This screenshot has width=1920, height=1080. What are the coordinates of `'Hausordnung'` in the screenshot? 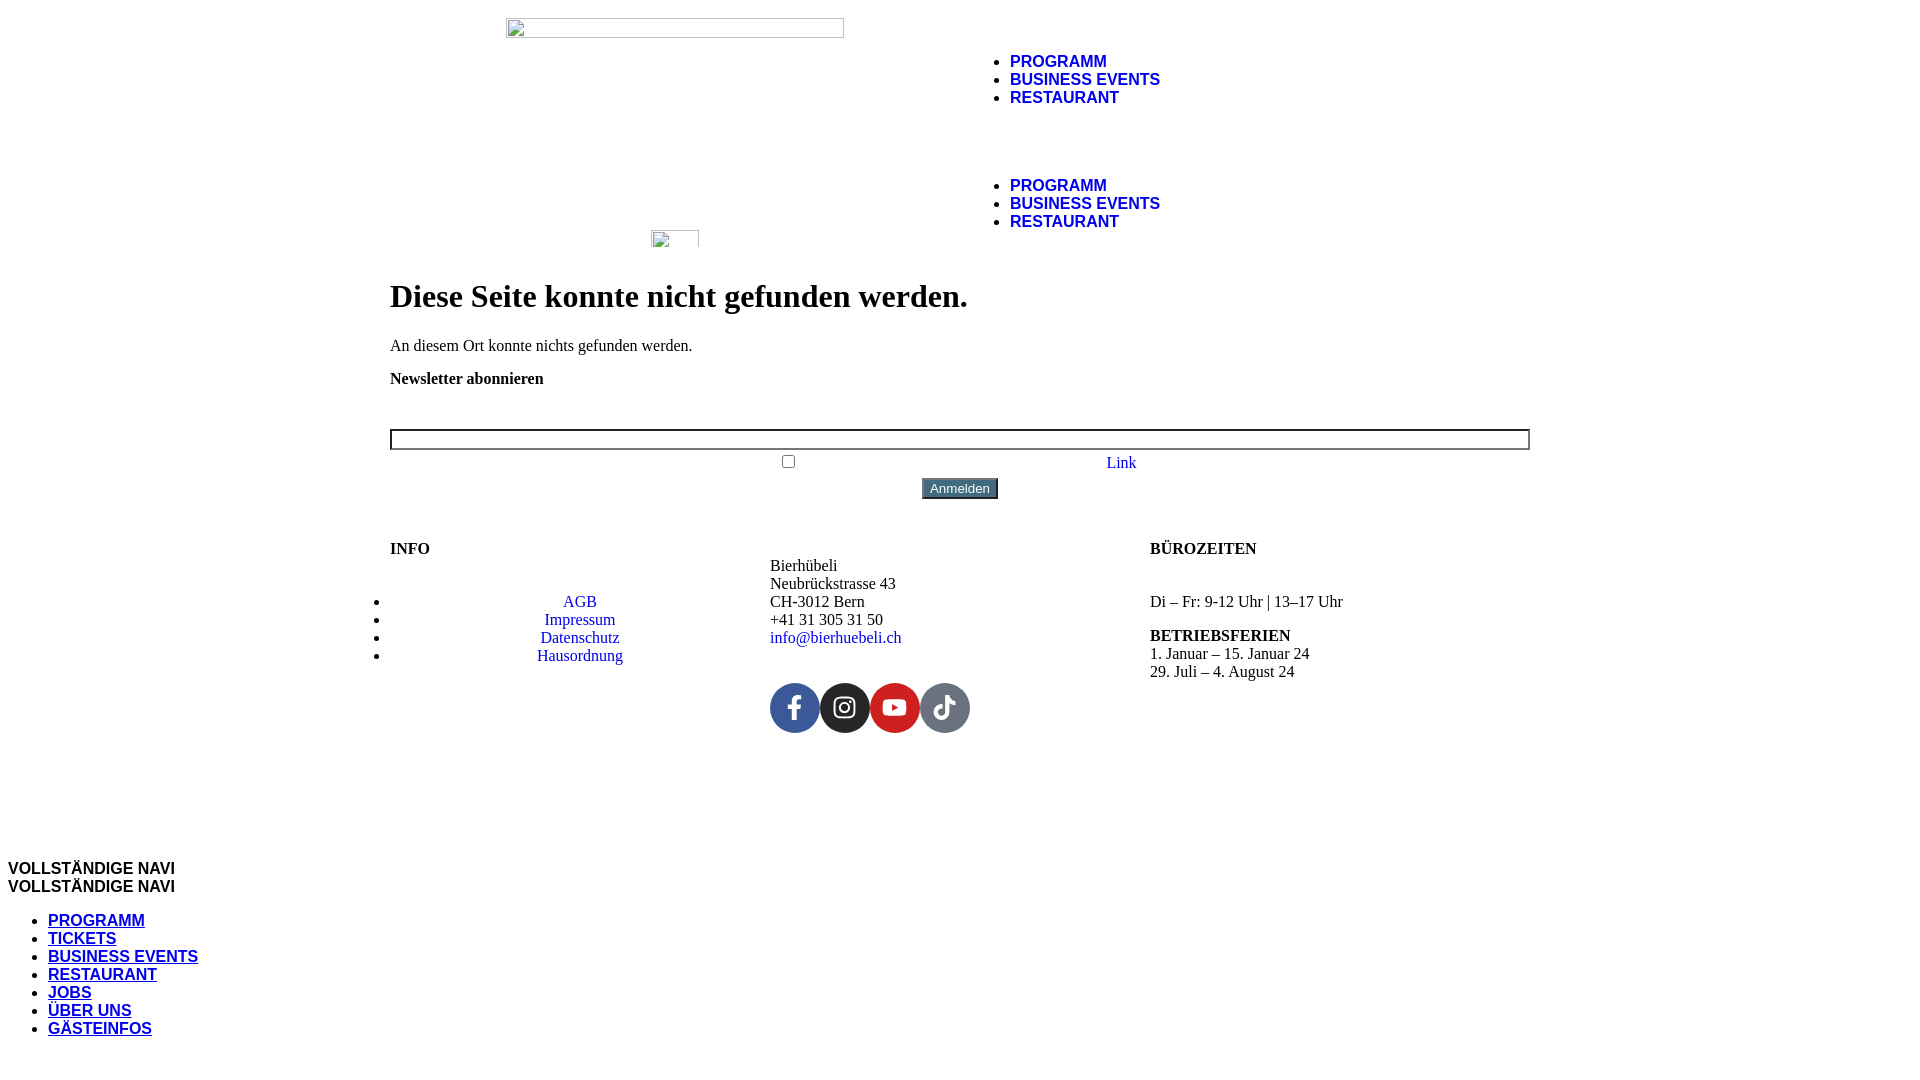 It's located at (579, 655).